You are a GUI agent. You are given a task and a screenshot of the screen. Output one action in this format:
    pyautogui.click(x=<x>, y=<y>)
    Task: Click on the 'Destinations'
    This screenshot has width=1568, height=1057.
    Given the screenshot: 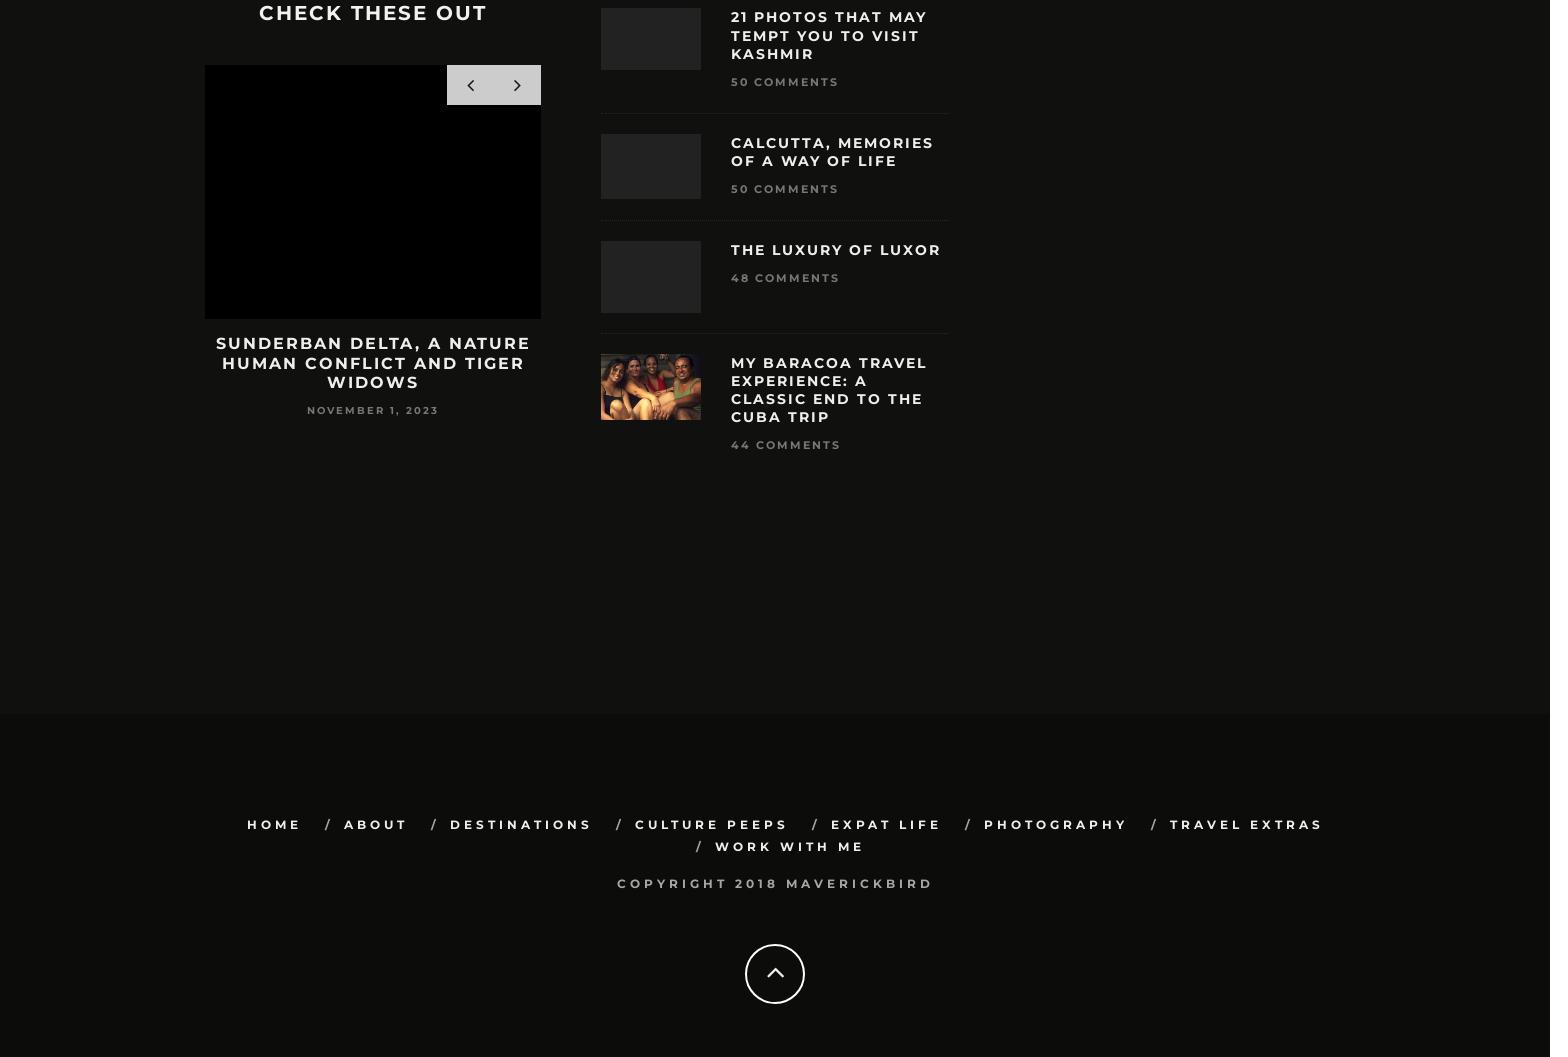 What is the action you would take?
    pyautogui.click(x=520, y=824)
    